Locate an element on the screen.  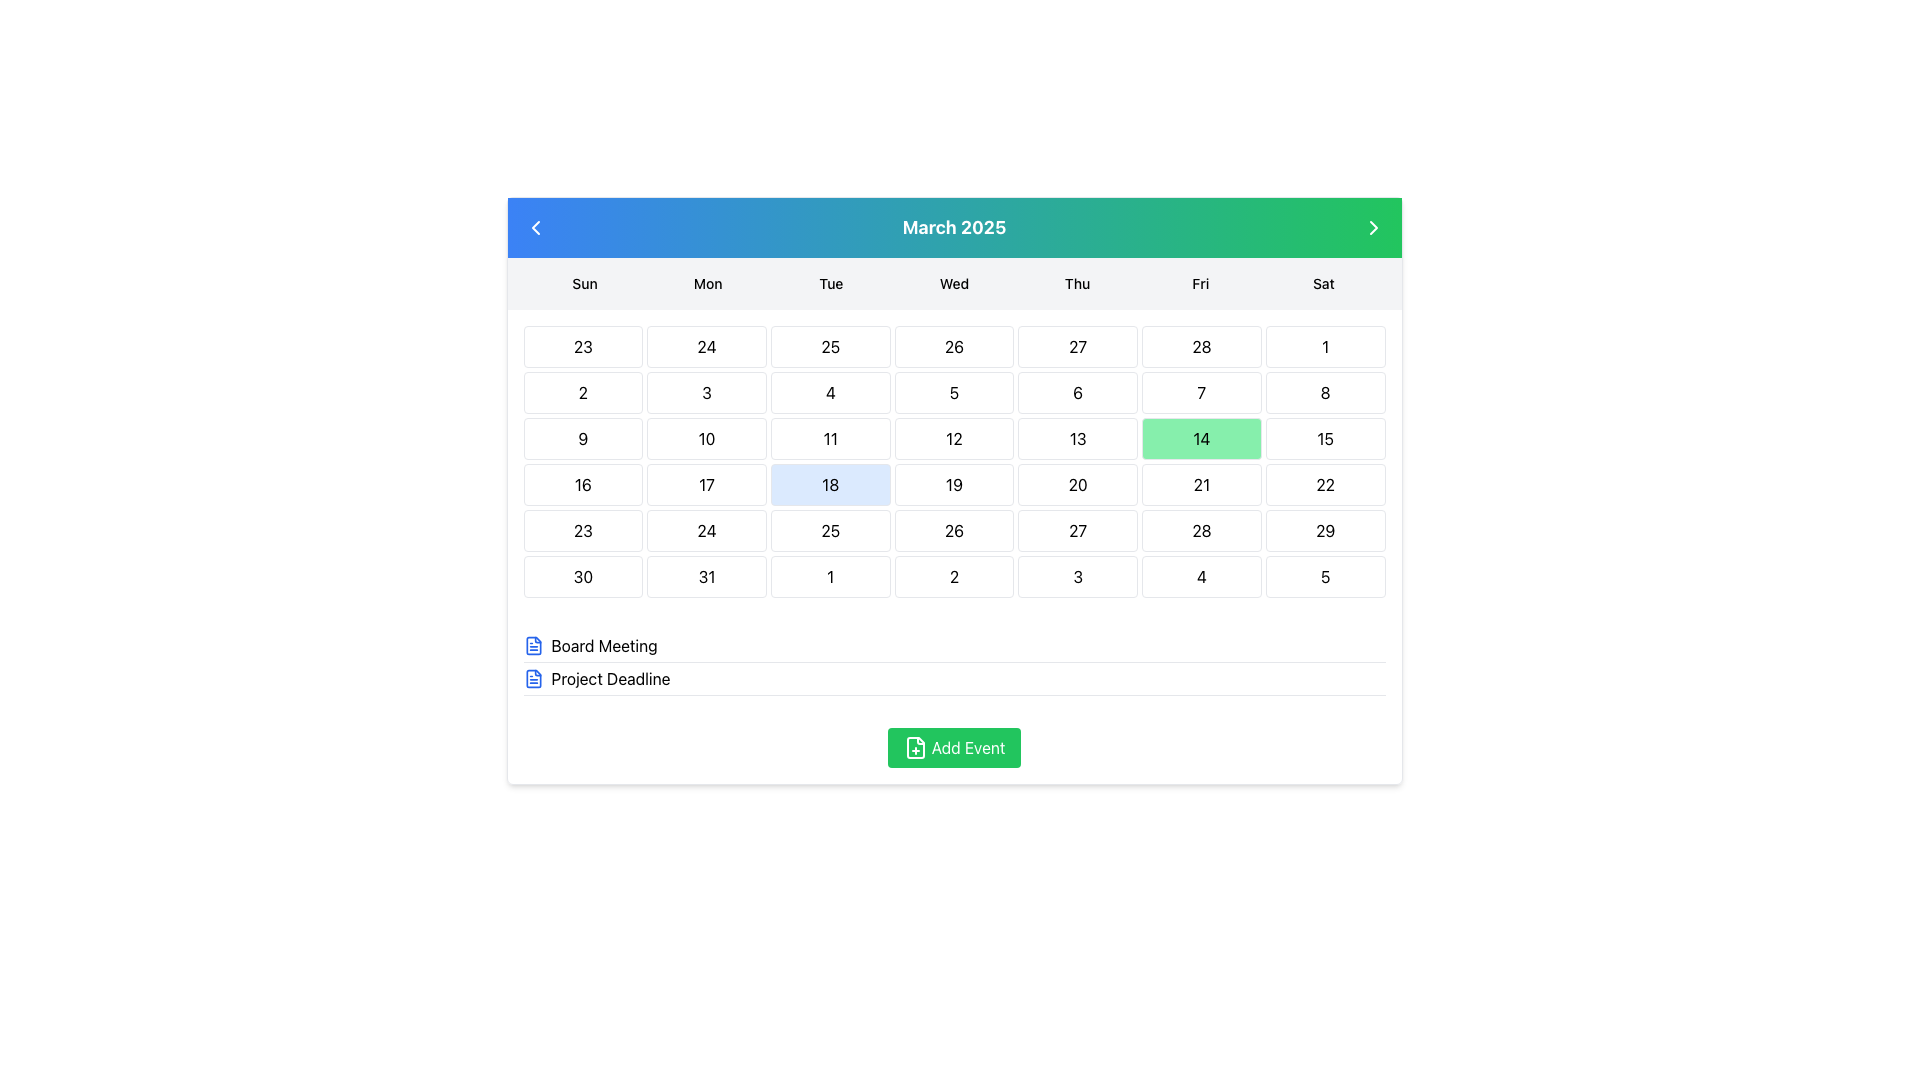
the text box displaying the number '26' which represents Wednesday, March 26, 2025 is located at coordinates (953, 346).